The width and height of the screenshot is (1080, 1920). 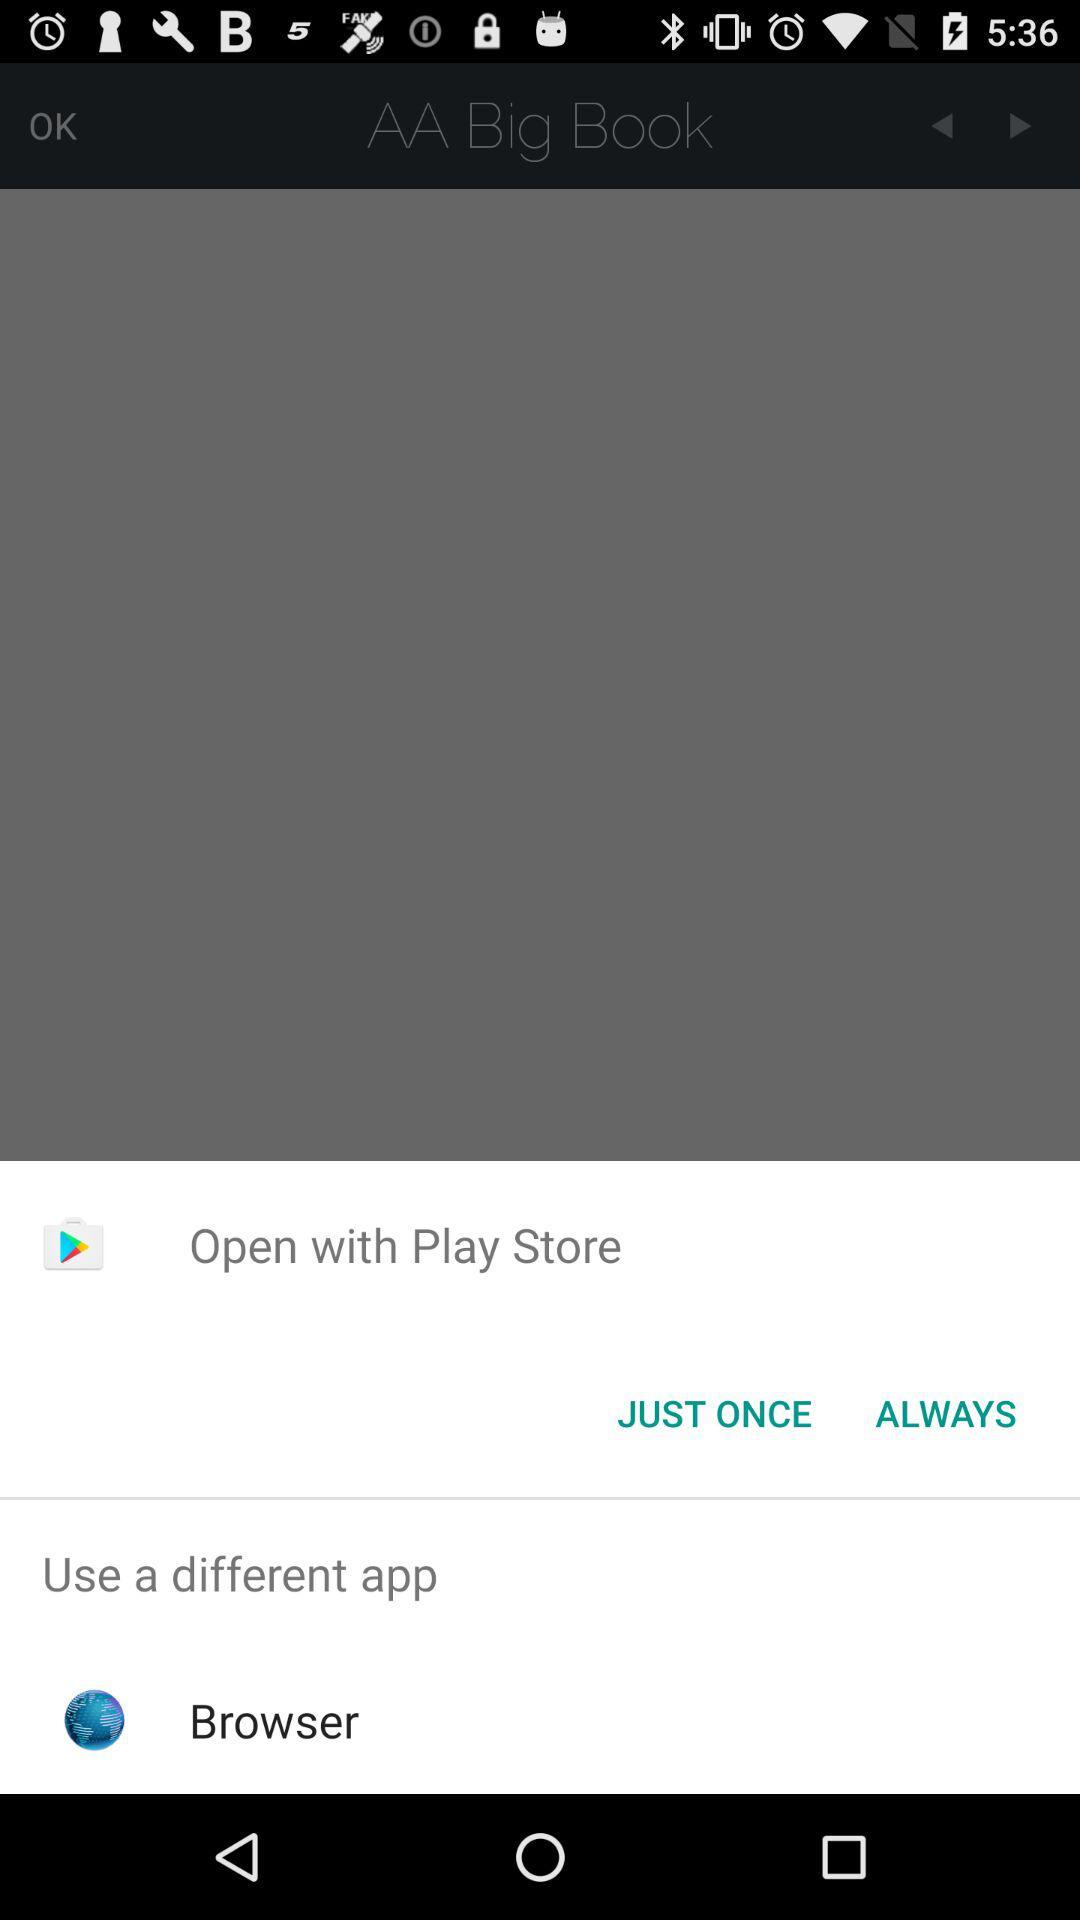 What do you see at coordinates (945, 1411) in the screenshot?
I see `the item below open with play` at bounding box center [945, 1411].